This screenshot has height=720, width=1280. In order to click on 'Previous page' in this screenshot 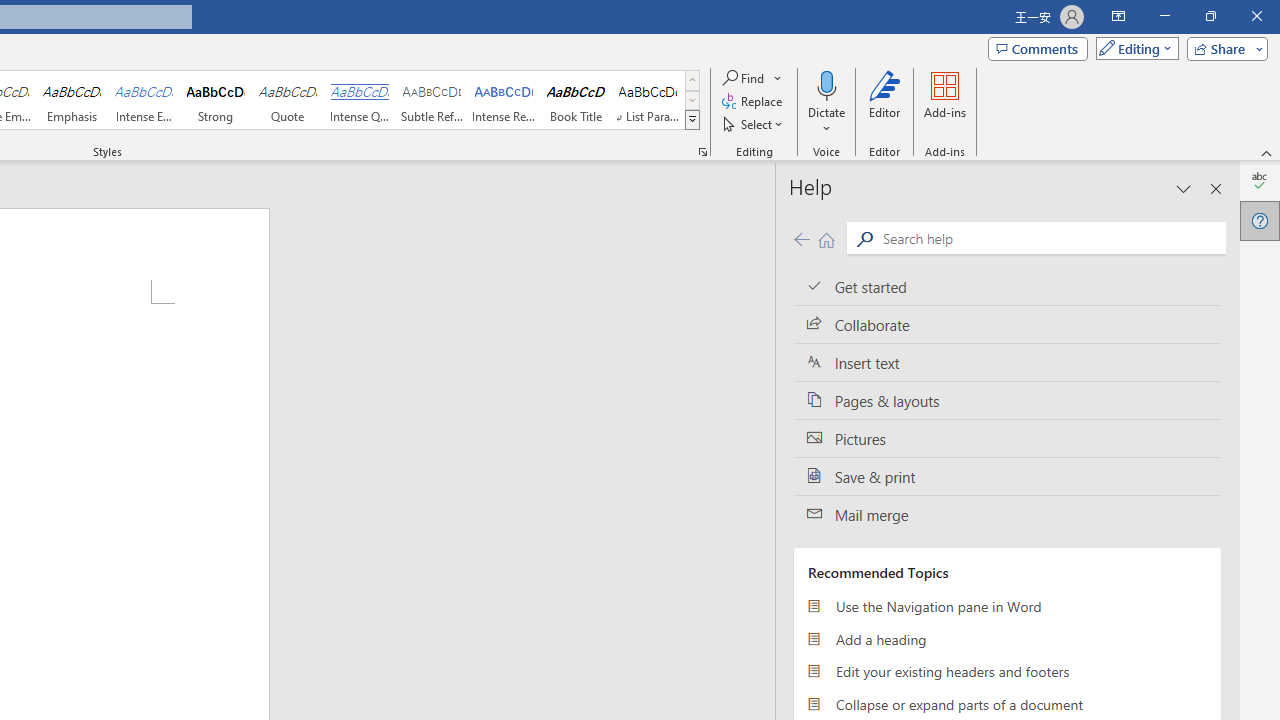, I will do `click(801, 238)`.